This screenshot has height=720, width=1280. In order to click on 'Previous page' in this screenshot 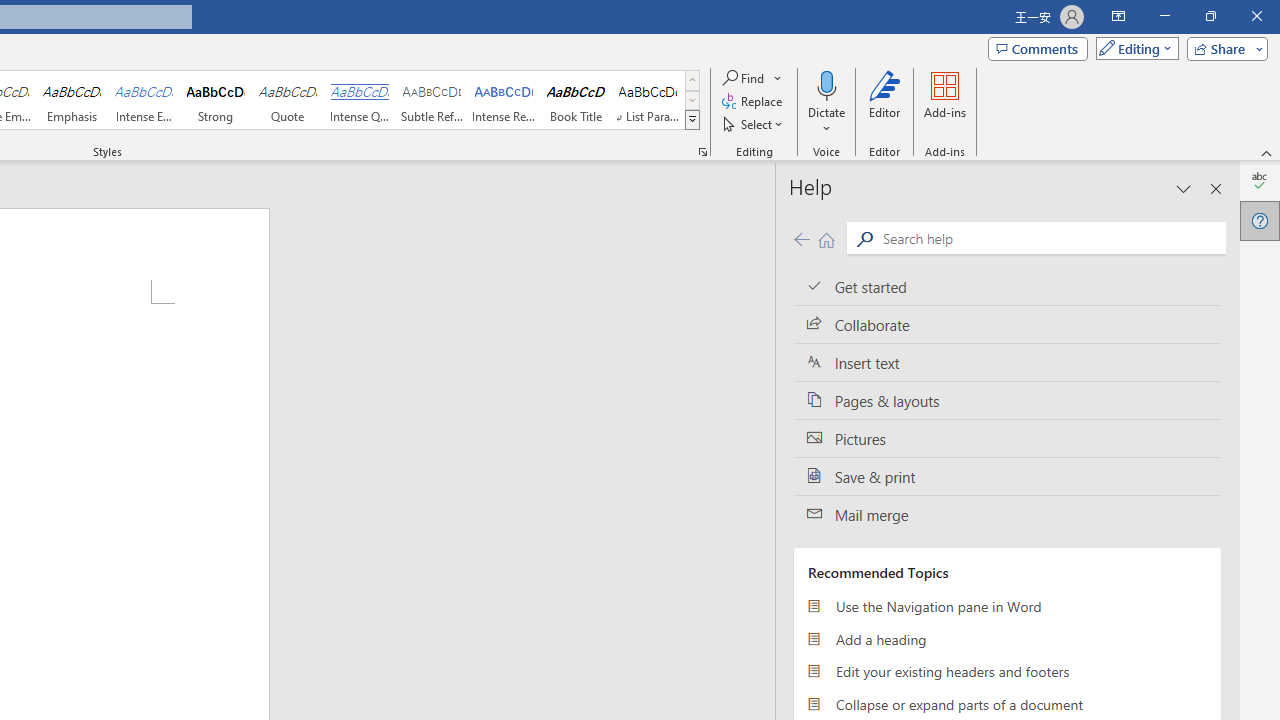, I will do `click(801, 238)`.